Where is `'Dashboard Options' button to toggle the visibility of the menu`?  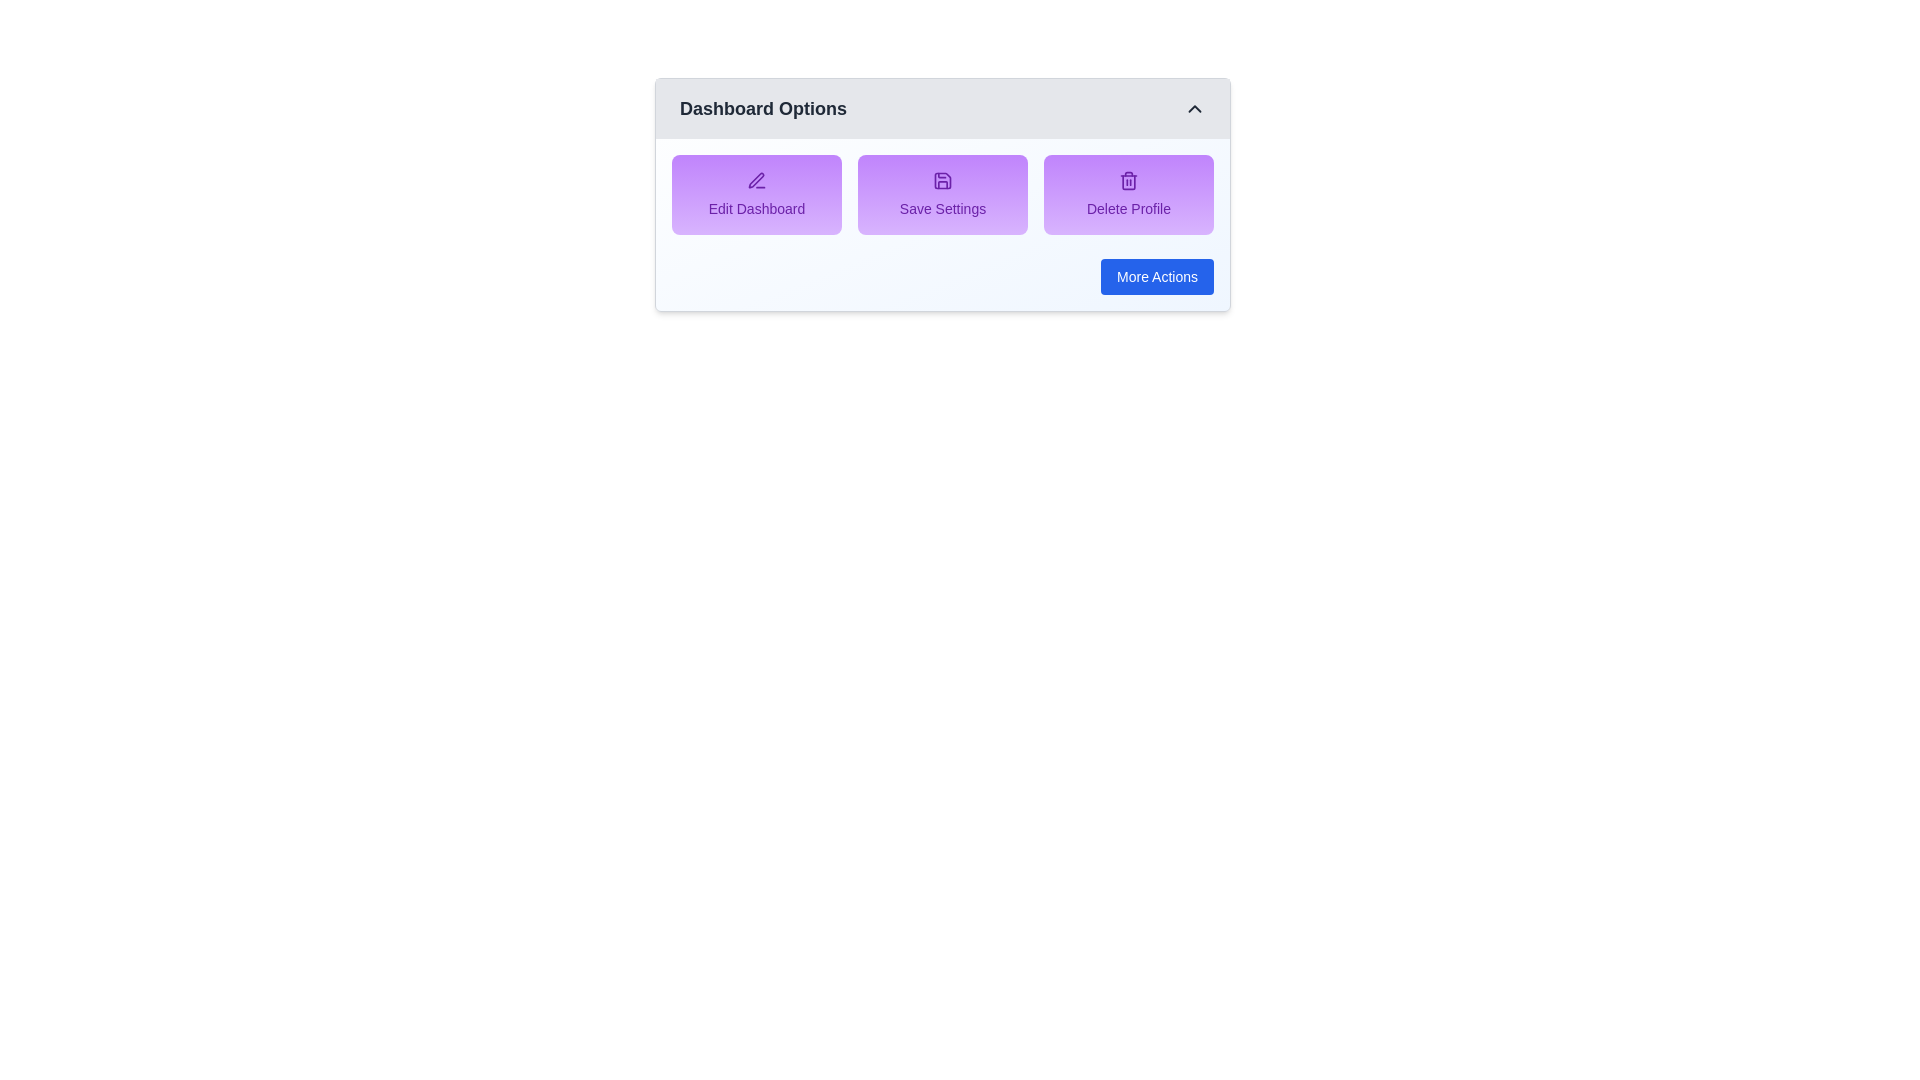
'Dashboard Options' button to toggle the visibility of the menu is located at coordinates (941, 108).